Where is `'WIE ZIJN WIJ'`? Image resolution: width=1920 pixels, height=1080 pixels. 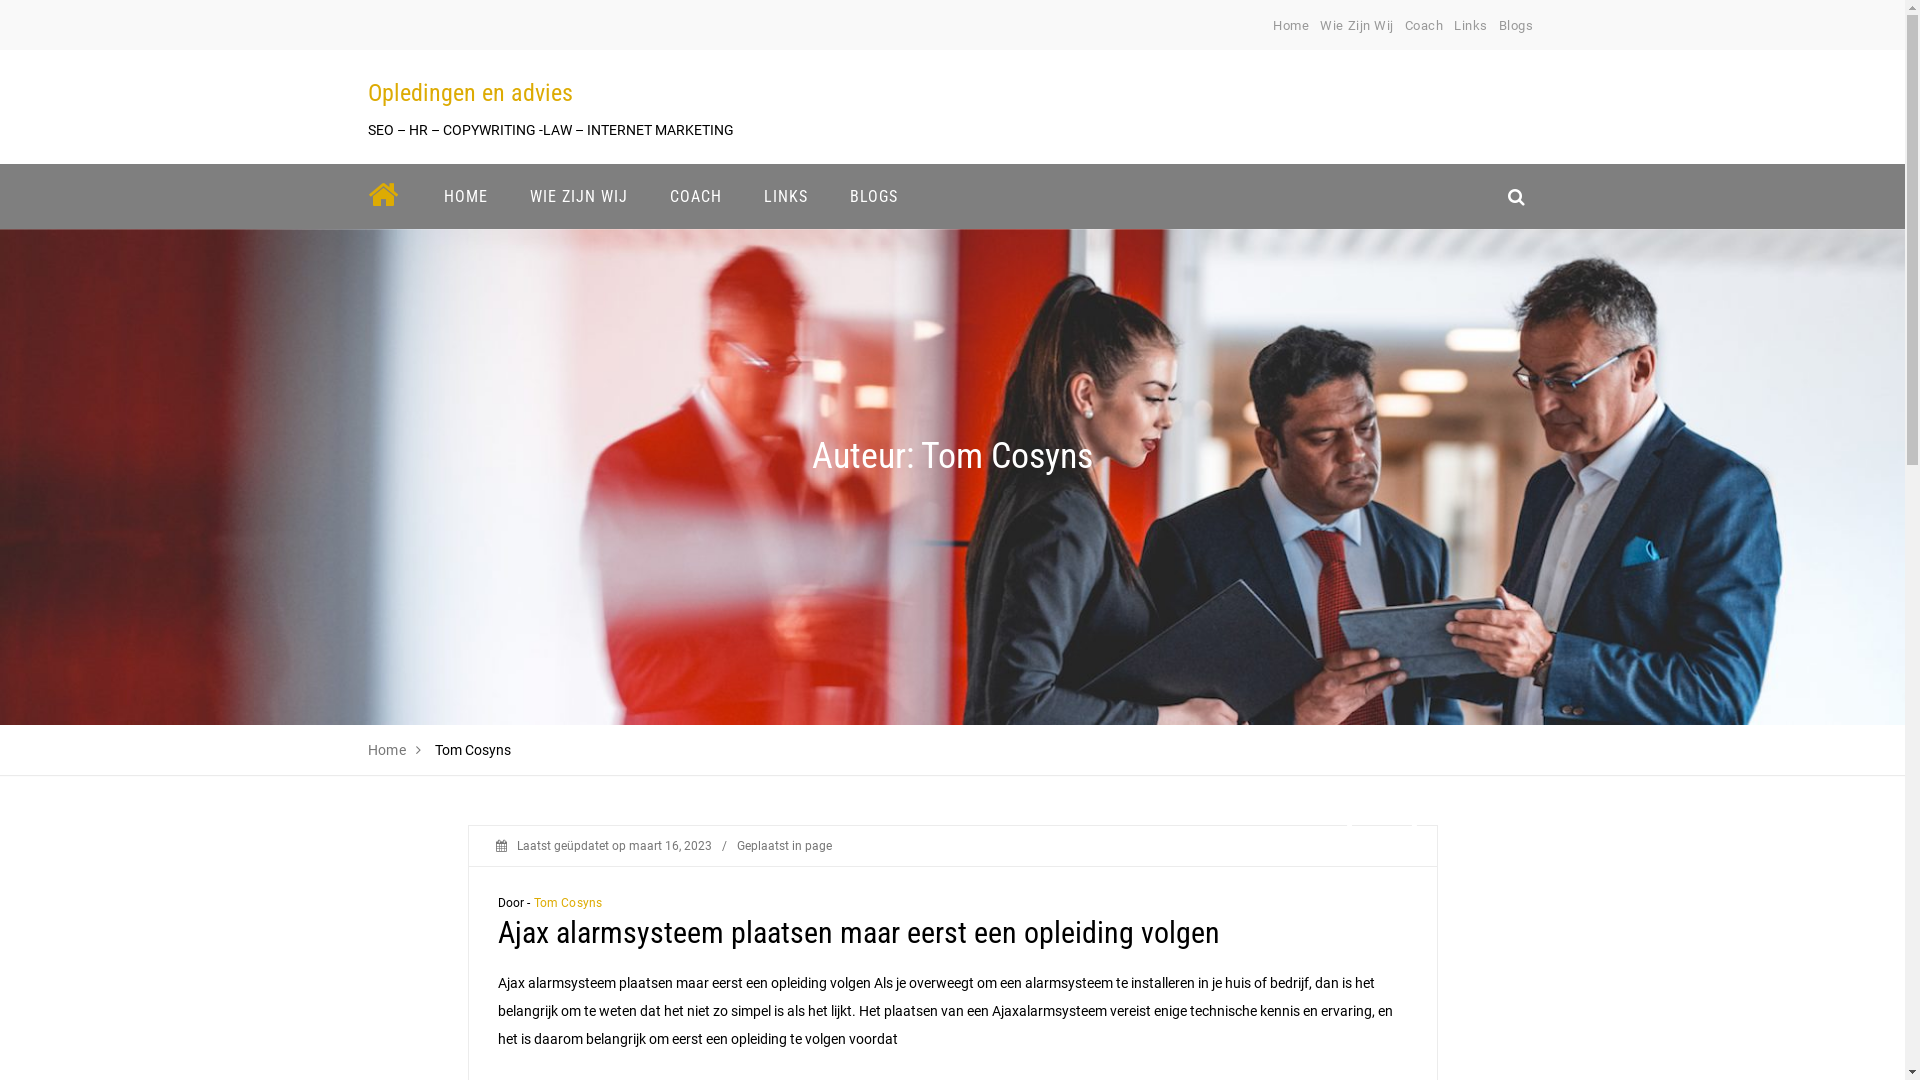 'WIE ZIJN WIJ' is located at coordinates (576, 196).